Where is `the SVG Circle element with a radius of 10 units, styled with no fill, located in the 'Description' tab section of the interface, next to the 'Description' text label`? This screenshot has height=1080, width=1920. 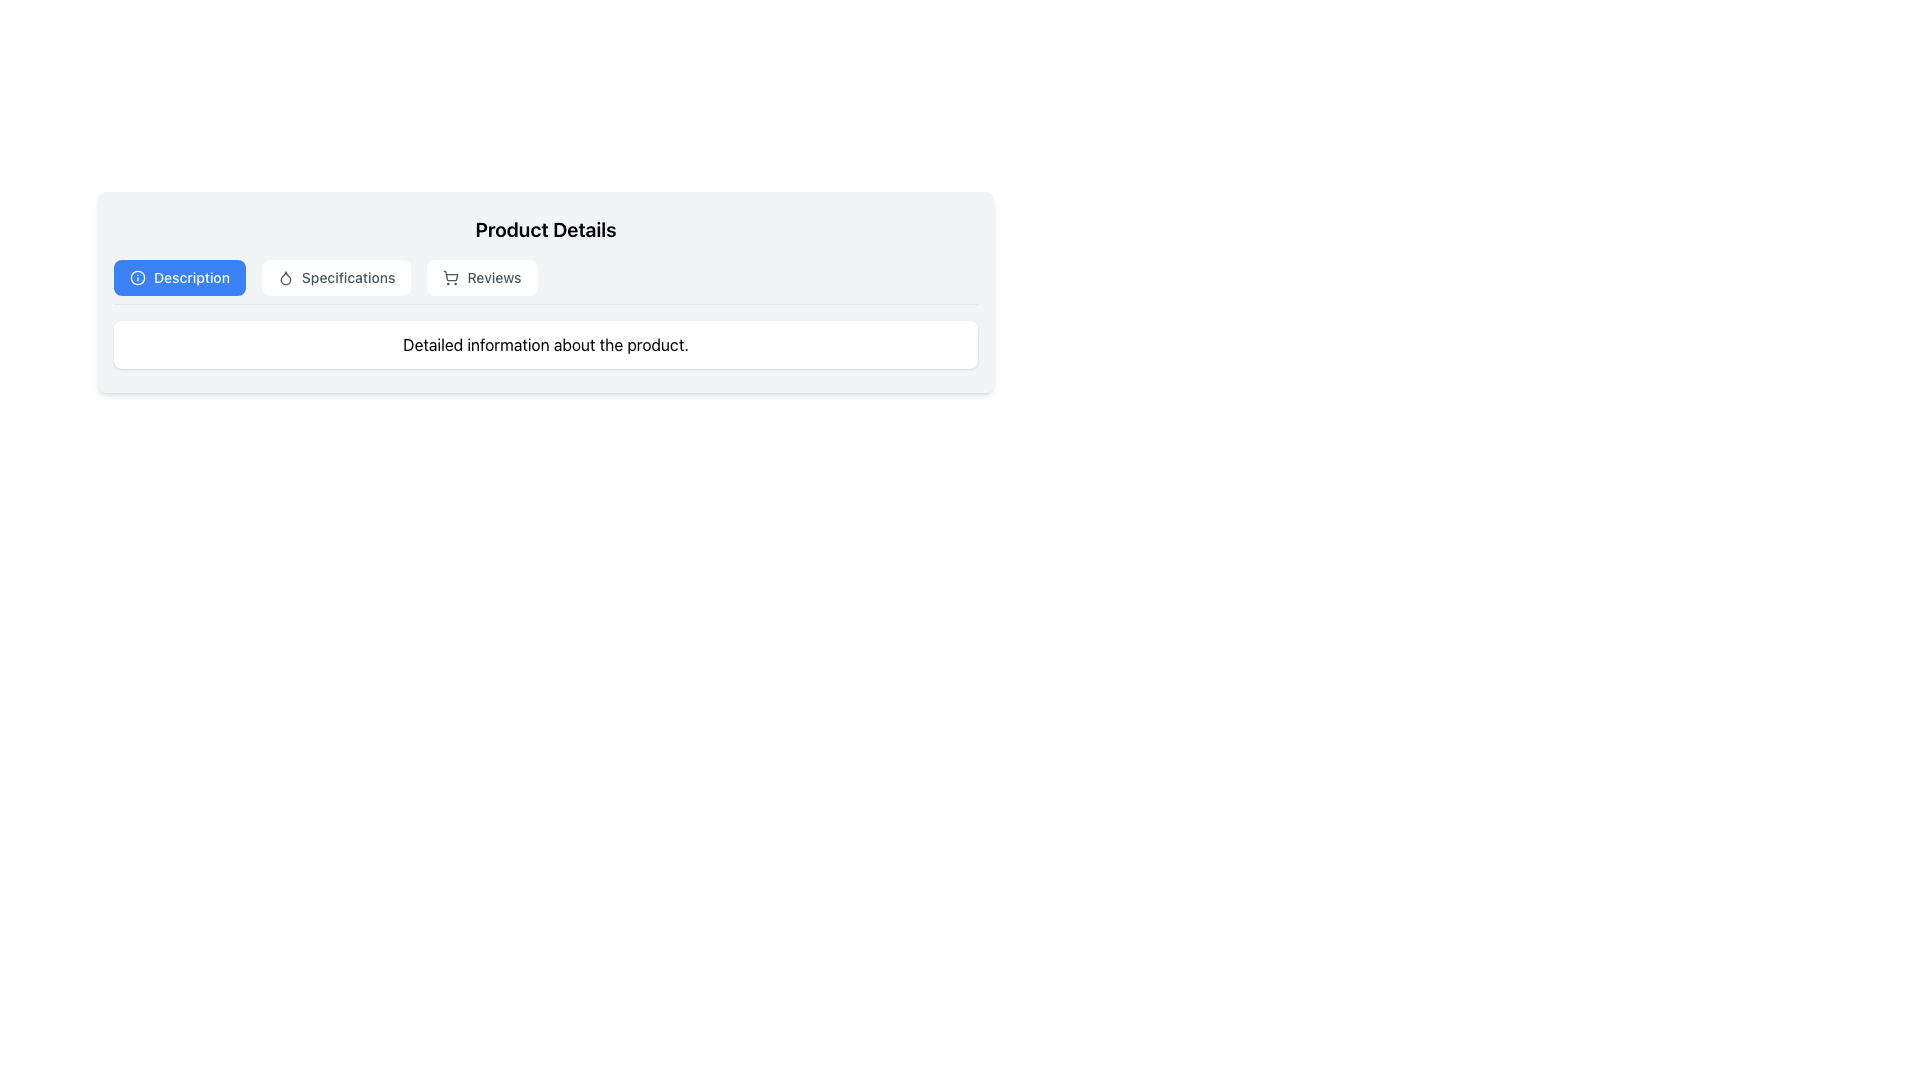 the SVG Circle element with a radius of 10 units, styled with no fill, located in the 'Description' tab section of the interface, next to the 'Description' text label is located at coordinates (137, 277).